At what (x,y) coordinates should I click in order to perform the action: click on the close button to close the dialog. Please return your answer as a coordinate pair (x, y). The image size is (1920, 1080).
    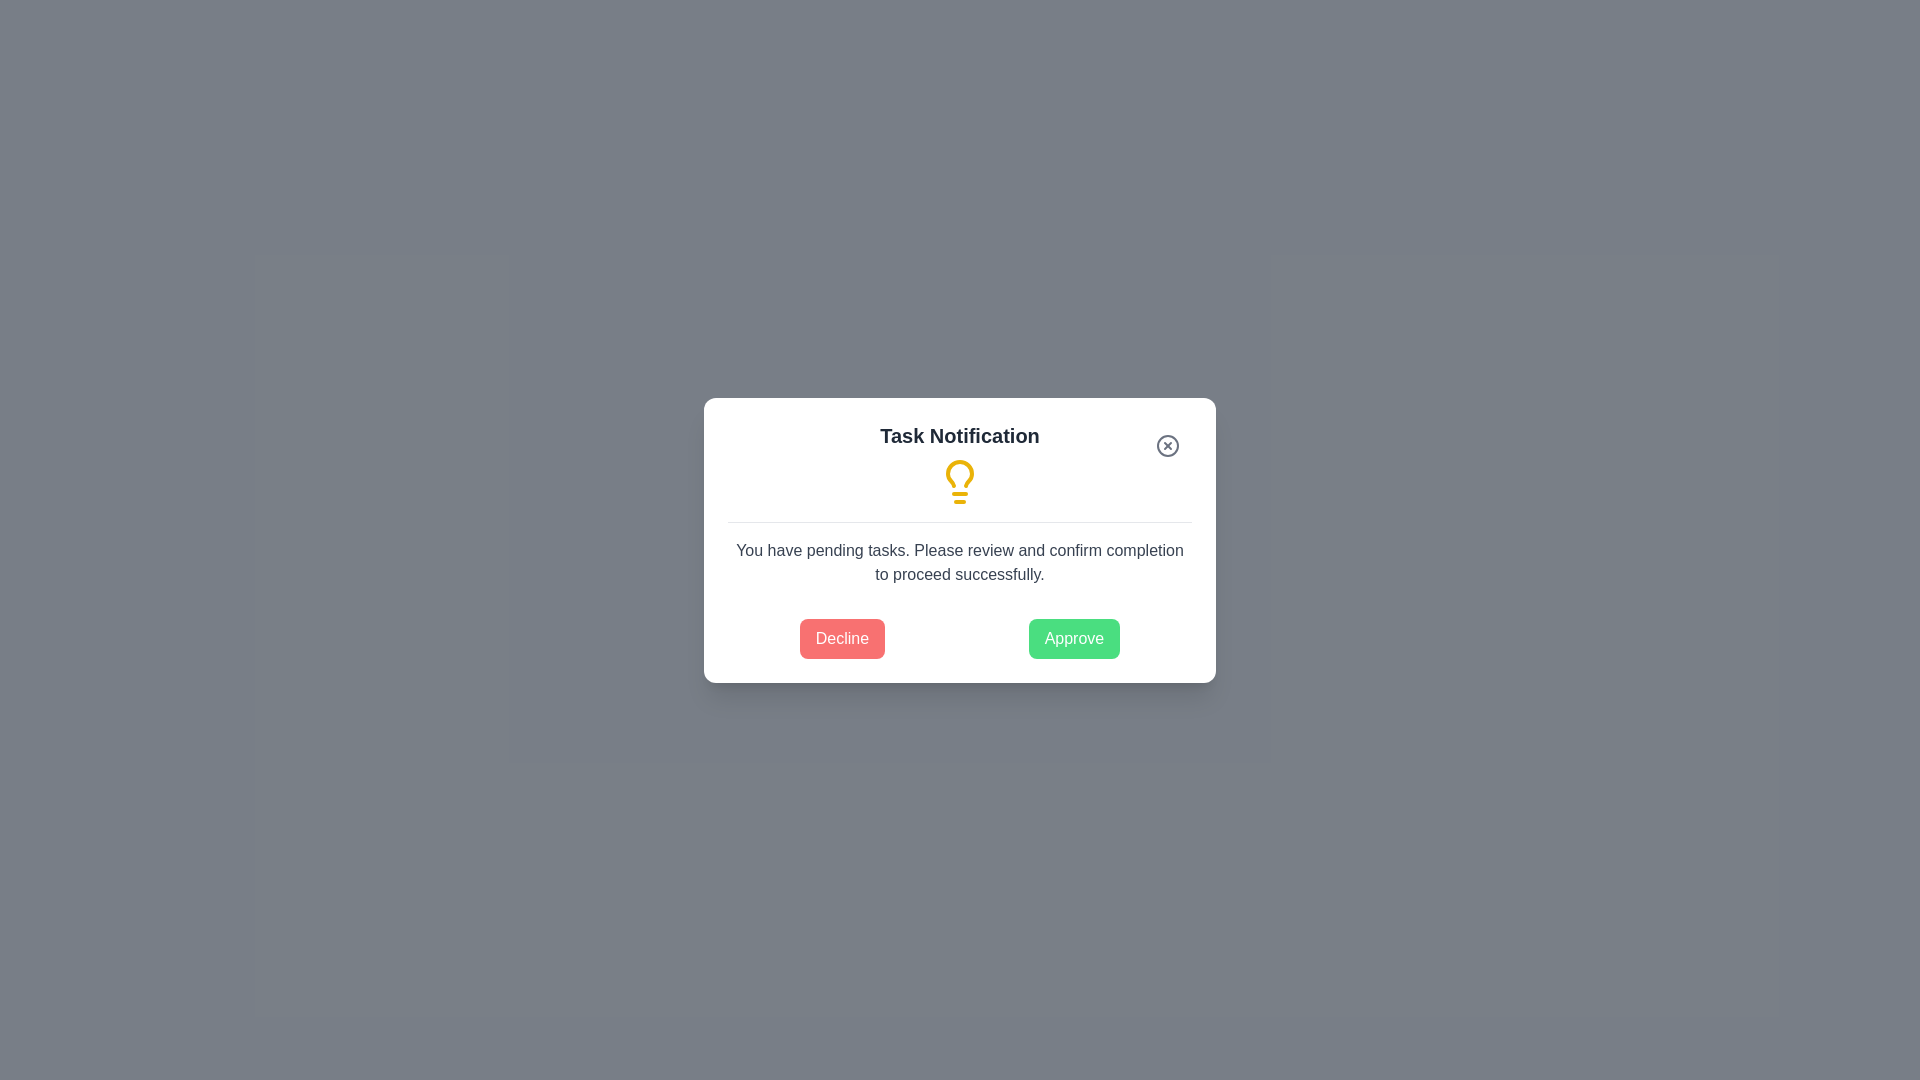
    Looking at the image, I should click on (1167, 444).